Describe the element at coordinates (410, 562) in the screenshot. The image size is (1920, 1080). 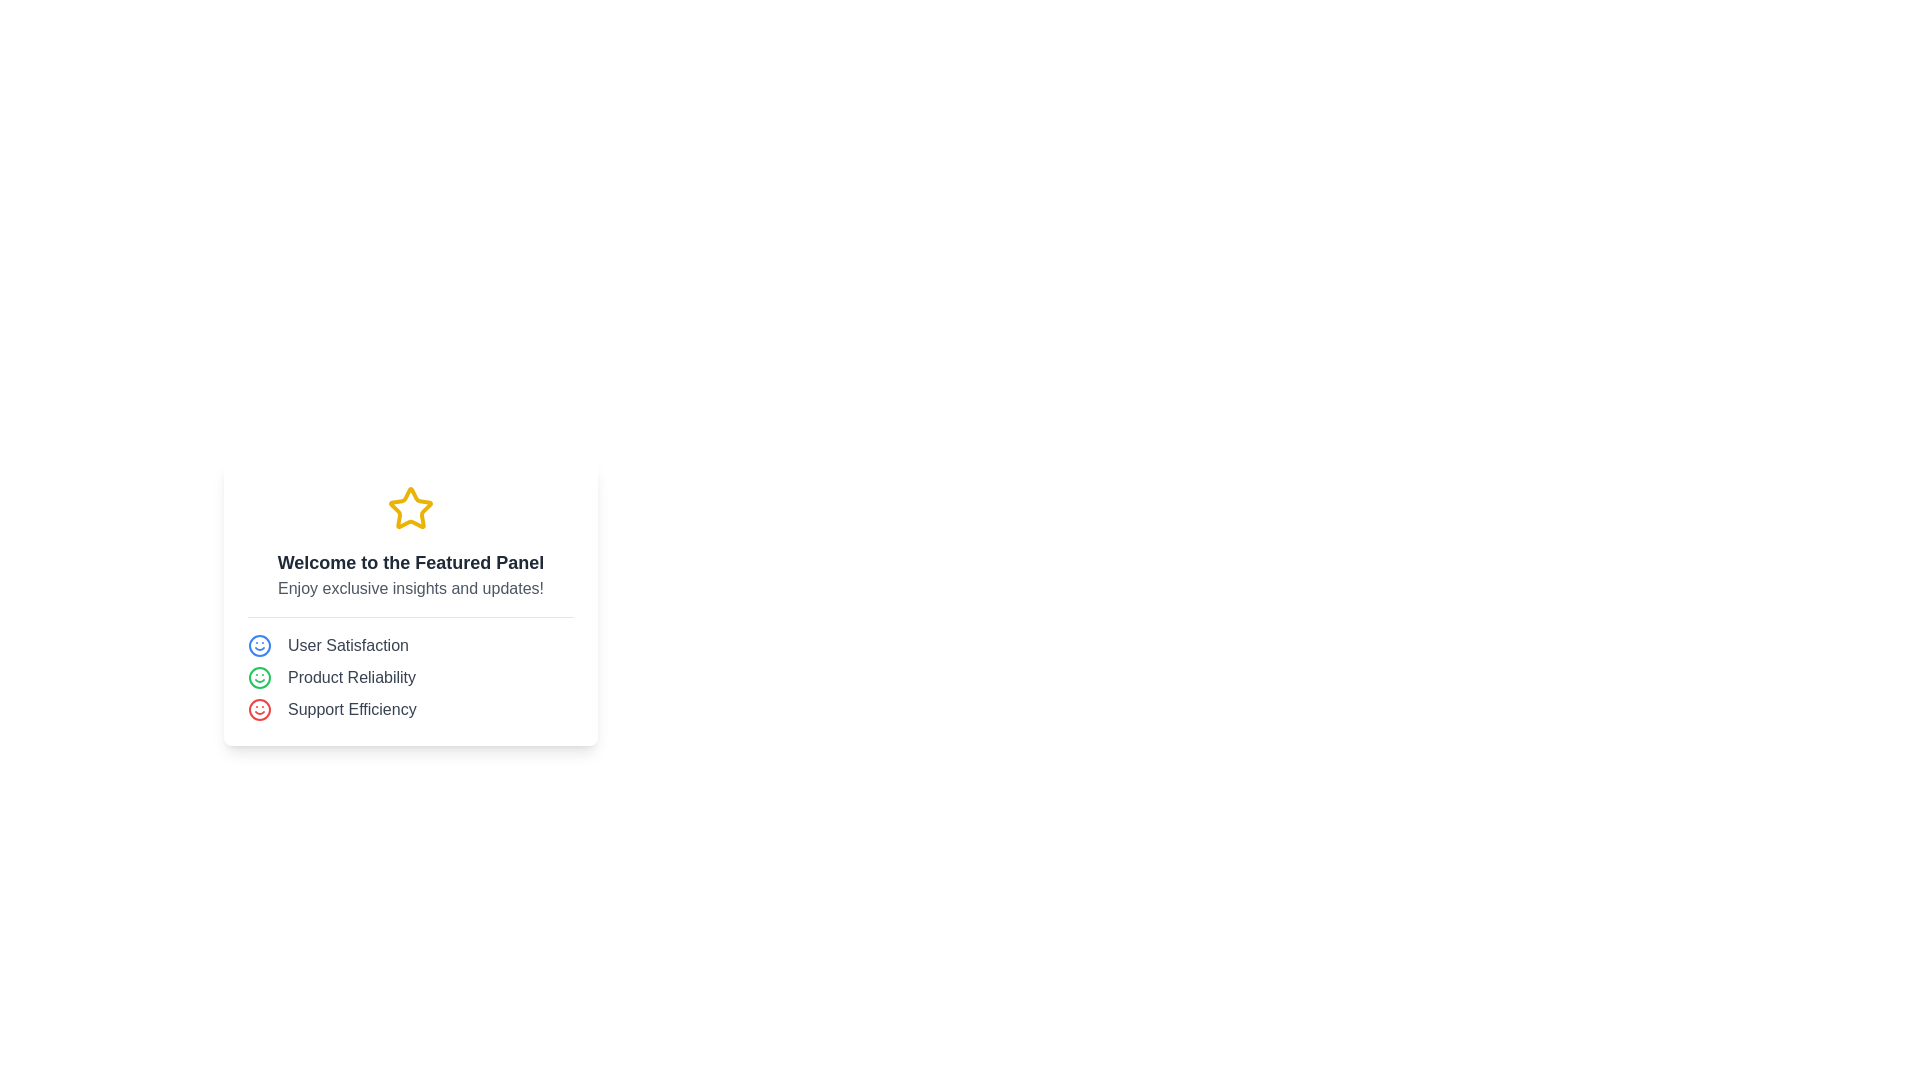
I see `text label displaying 'Welcome to the Featured Panel', which is prominently positioned in the center of the visible area` at that location.